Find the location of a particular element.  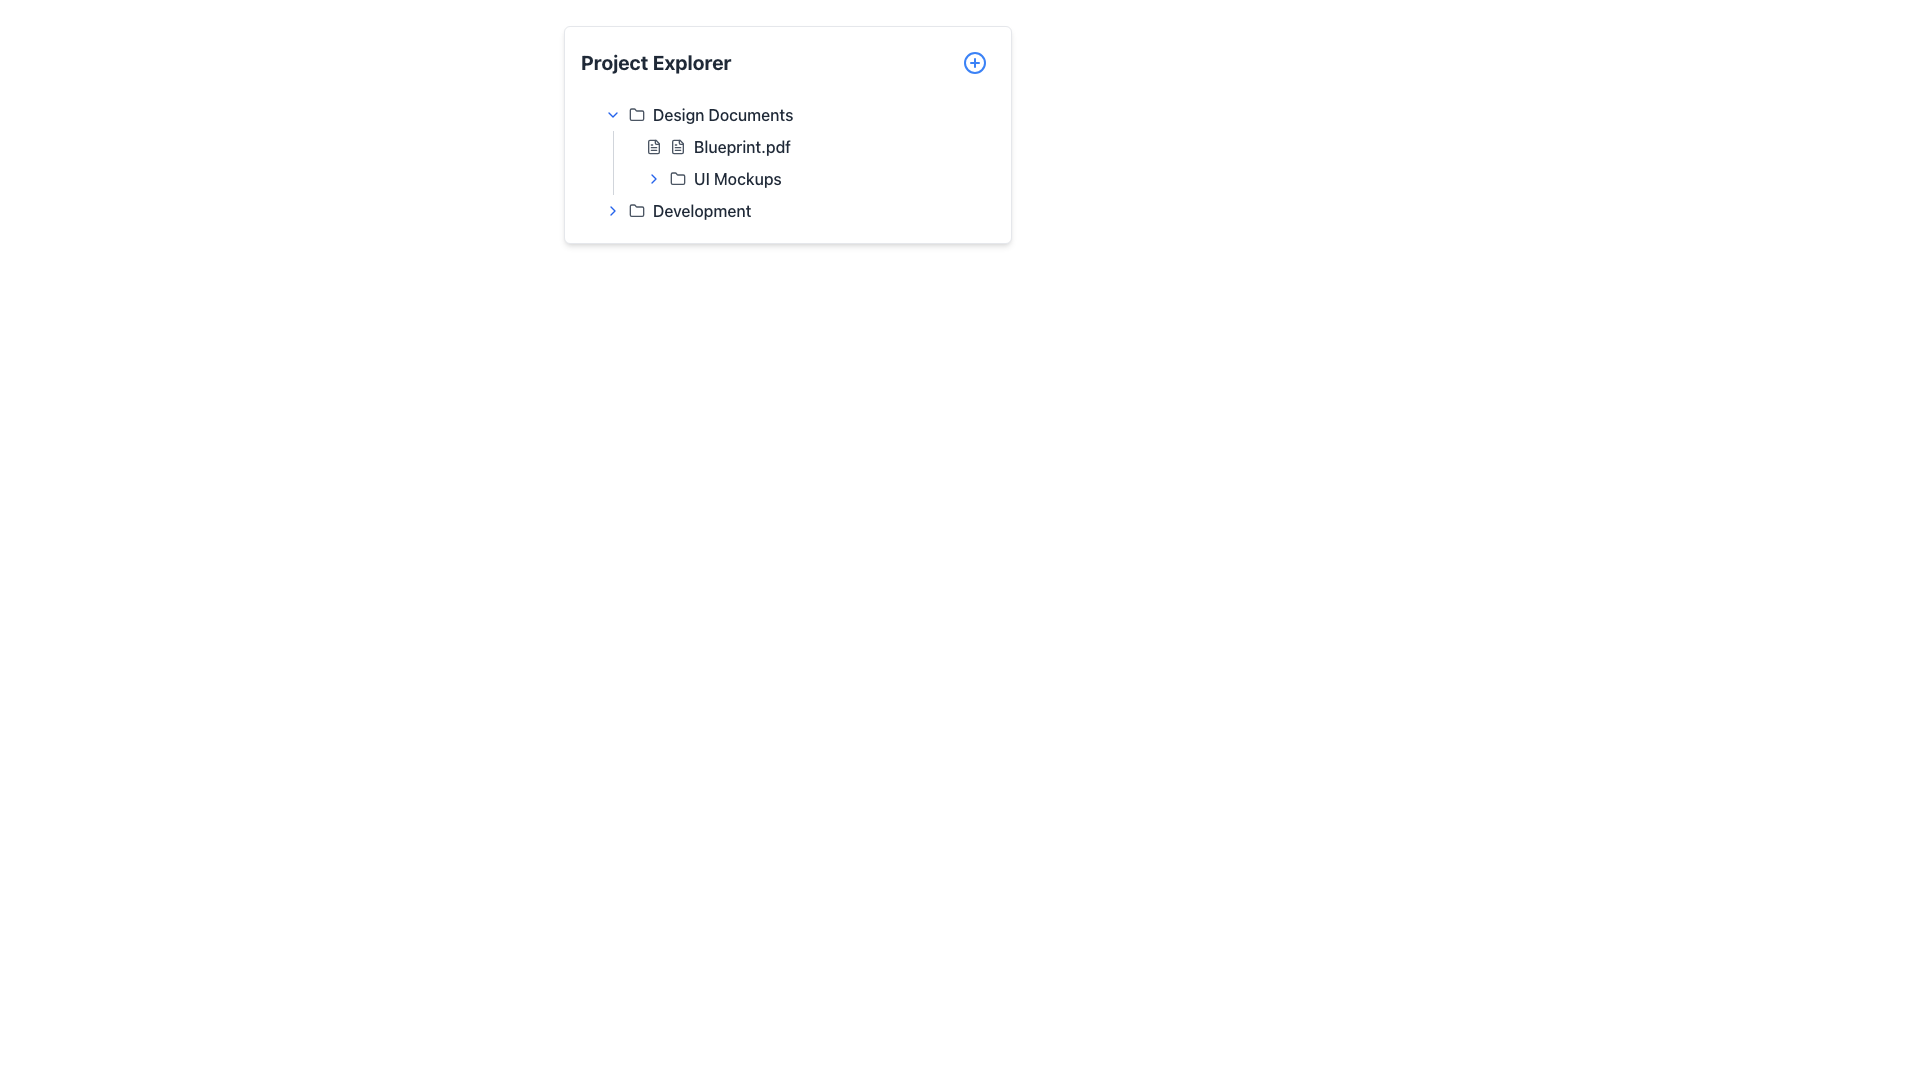

the small icon resembling a document next to the filename 'Blueprint.pdf' in the project explorer interface is located at coordinates (677, 145).